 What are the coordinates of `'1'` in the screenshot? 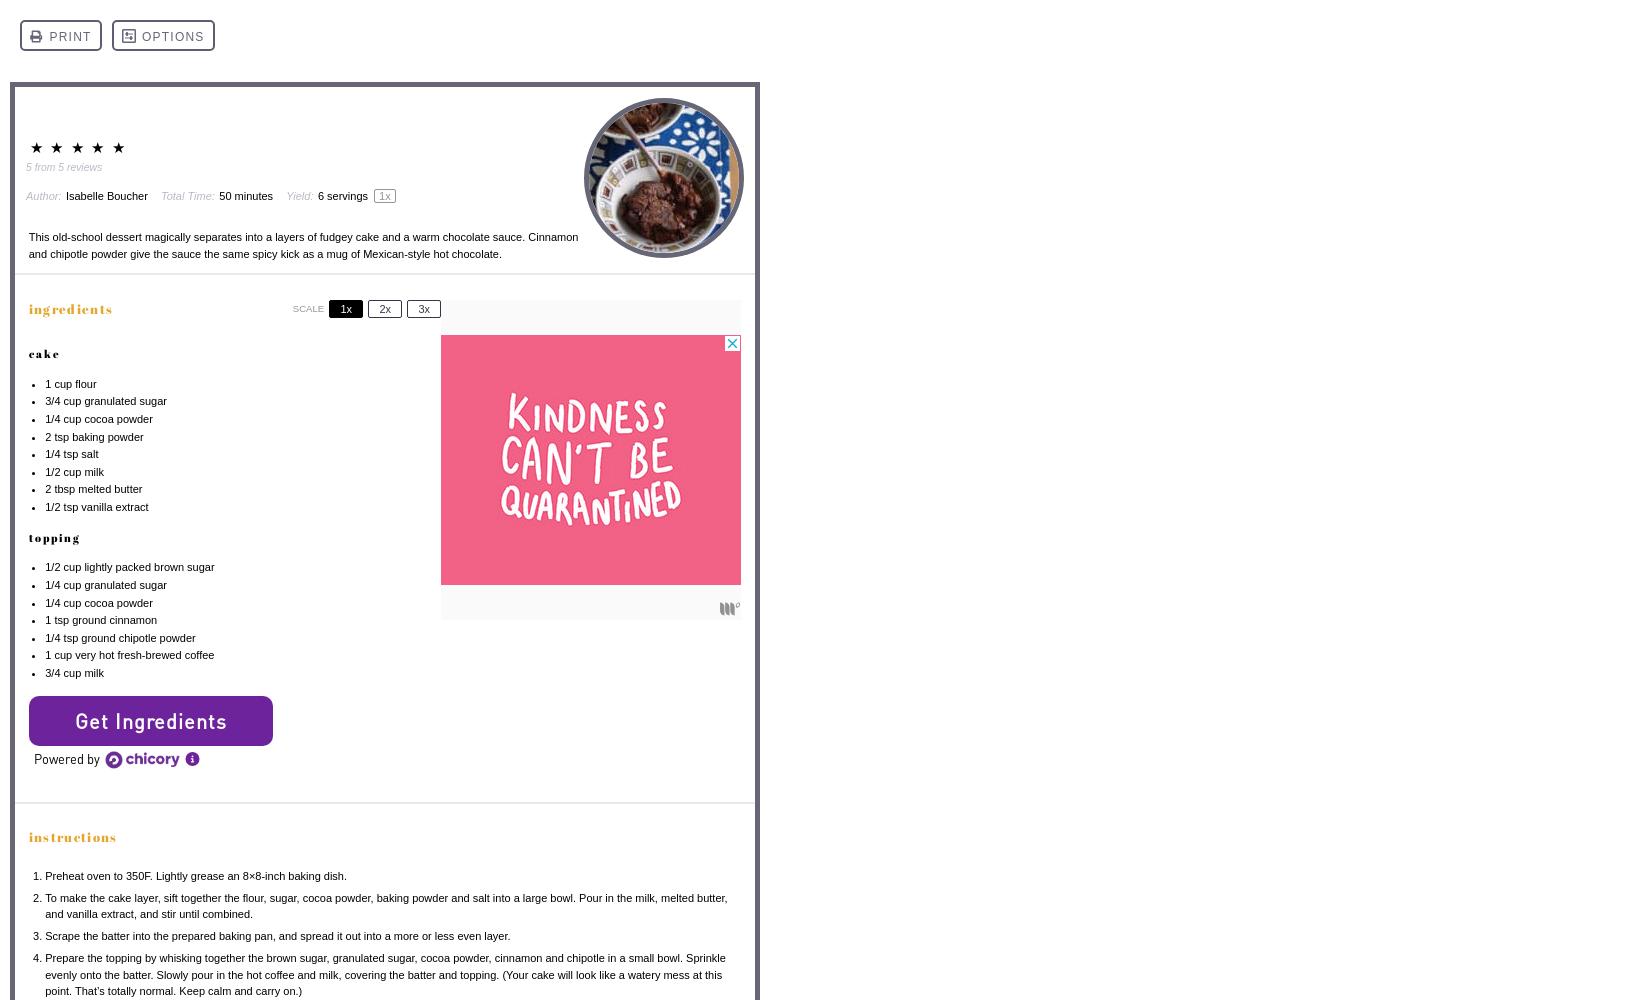 It's located at (381, 194).